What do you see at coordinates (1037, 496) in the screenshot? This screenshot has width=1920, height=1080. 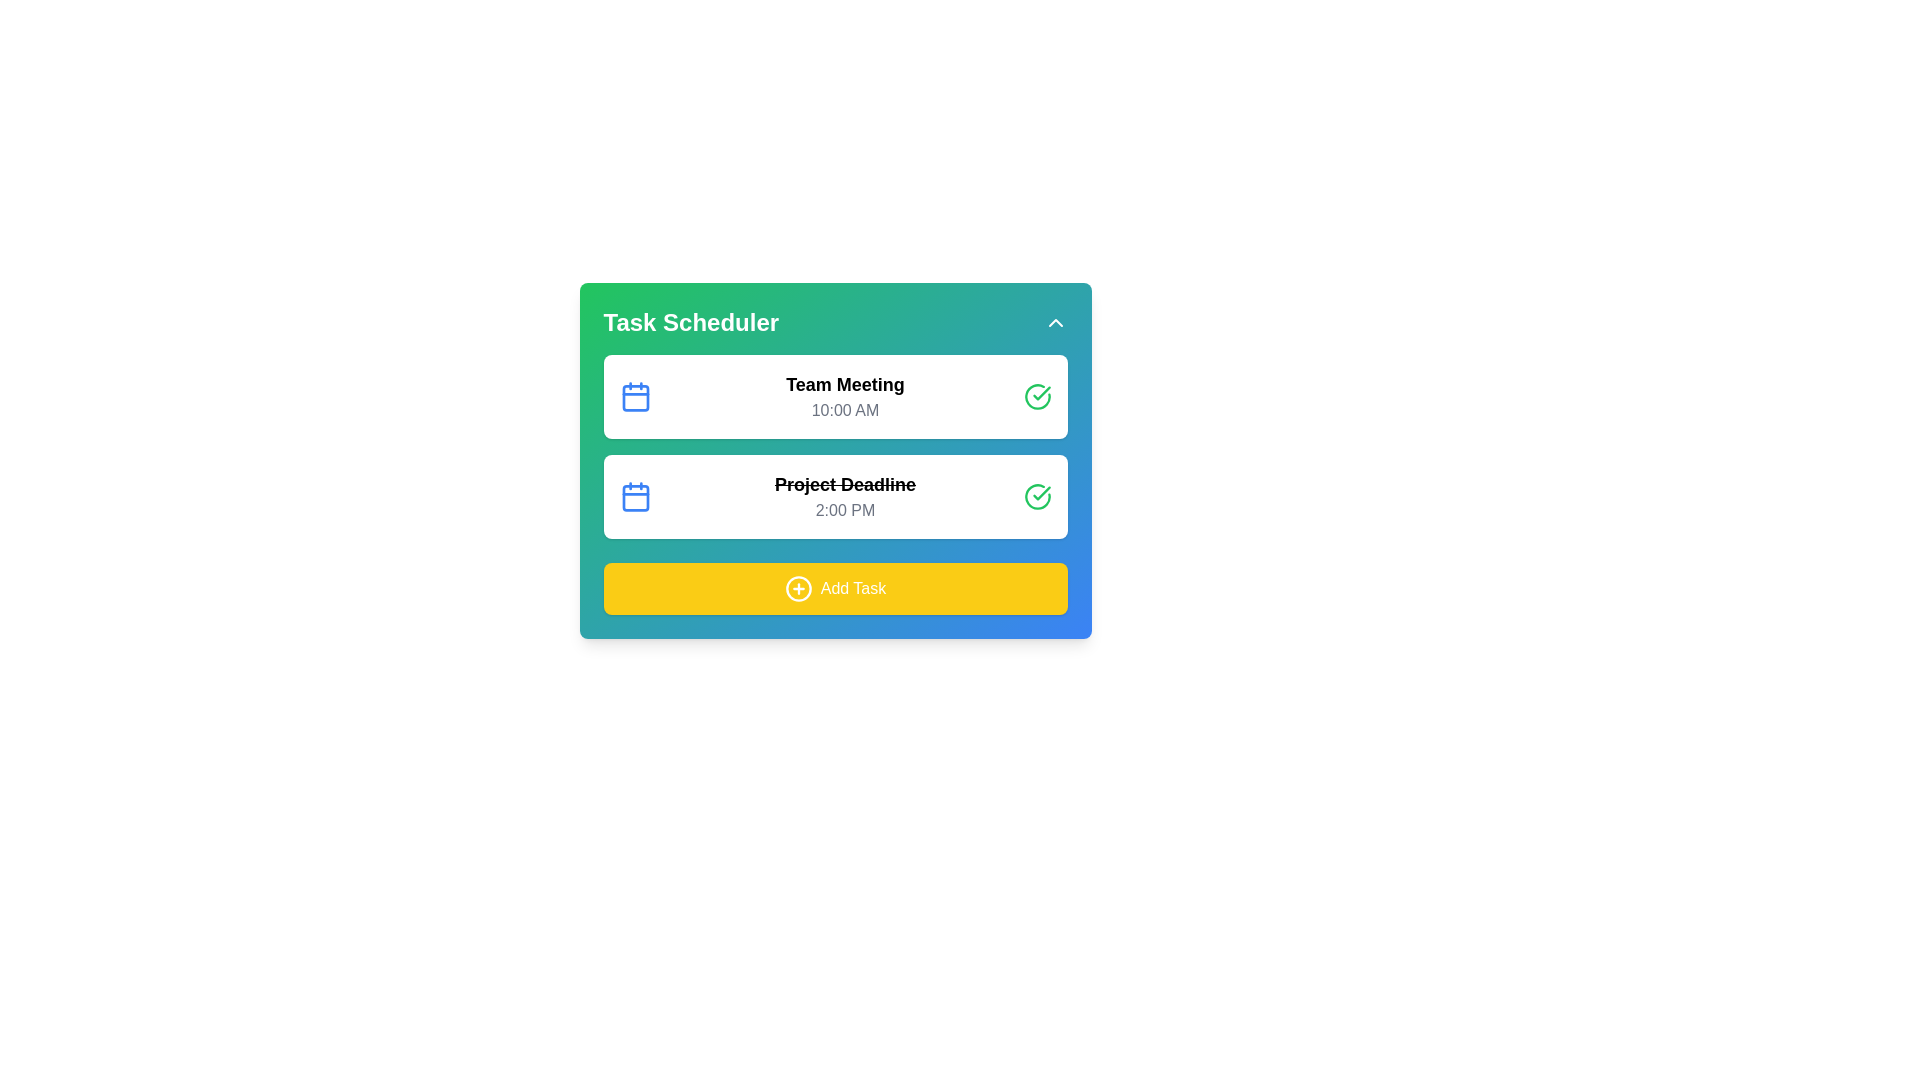 I see `the green arc segment of the checkmark icon located to the right of the 'Team Meeting' item in the task scheduler interface` at bounding box center [1037, 496].